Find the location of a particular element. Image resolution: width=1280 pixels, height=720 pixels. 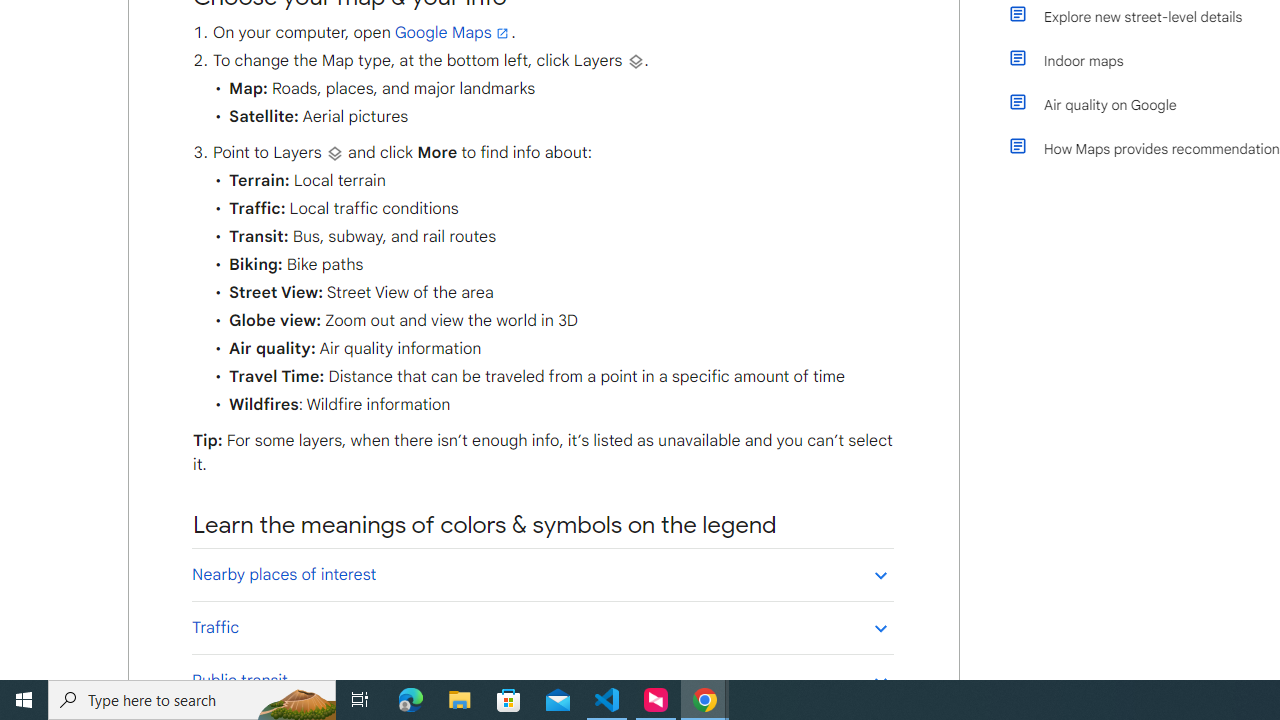

'Public transit' is located at coordinates (542, 679).